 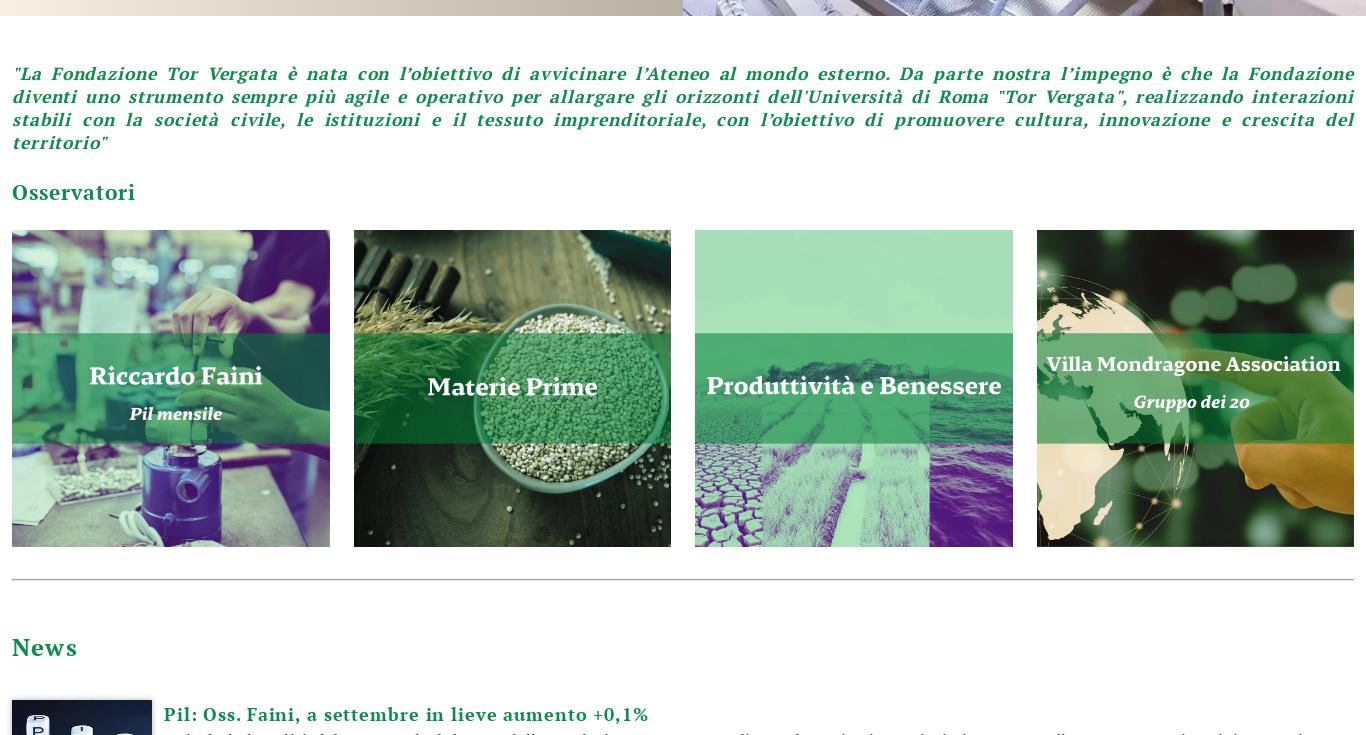 I want to click on 'Financial Intermediation in Macroeconomic Modelling for Policy Simulation', so click(x=170, y=41).